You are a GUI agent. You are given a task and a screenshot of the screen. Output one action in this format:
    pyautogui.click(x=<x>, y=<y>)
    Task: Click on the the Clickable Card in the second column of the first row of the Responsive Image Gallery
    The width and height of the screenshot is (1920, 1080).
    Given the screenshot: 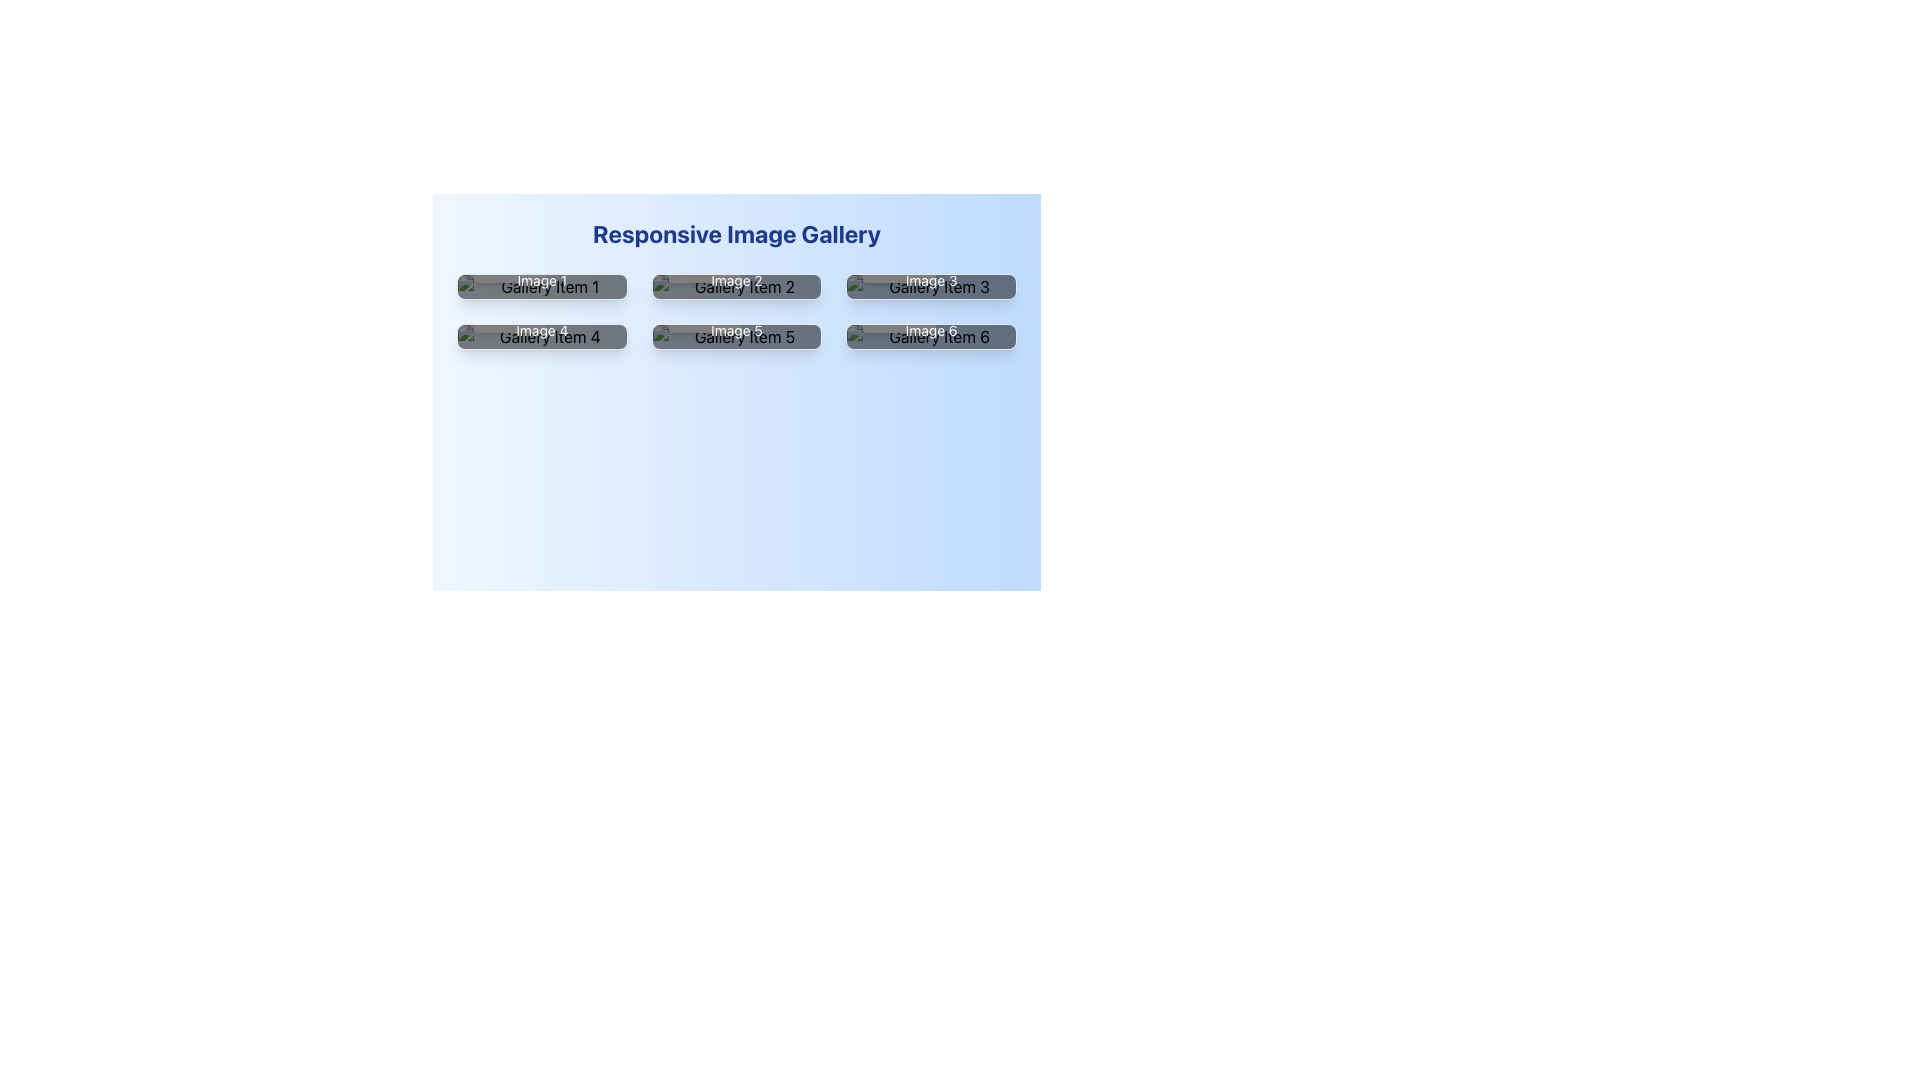 What is the action you would take?
    pyautogui.click(x=735, y=286)
    